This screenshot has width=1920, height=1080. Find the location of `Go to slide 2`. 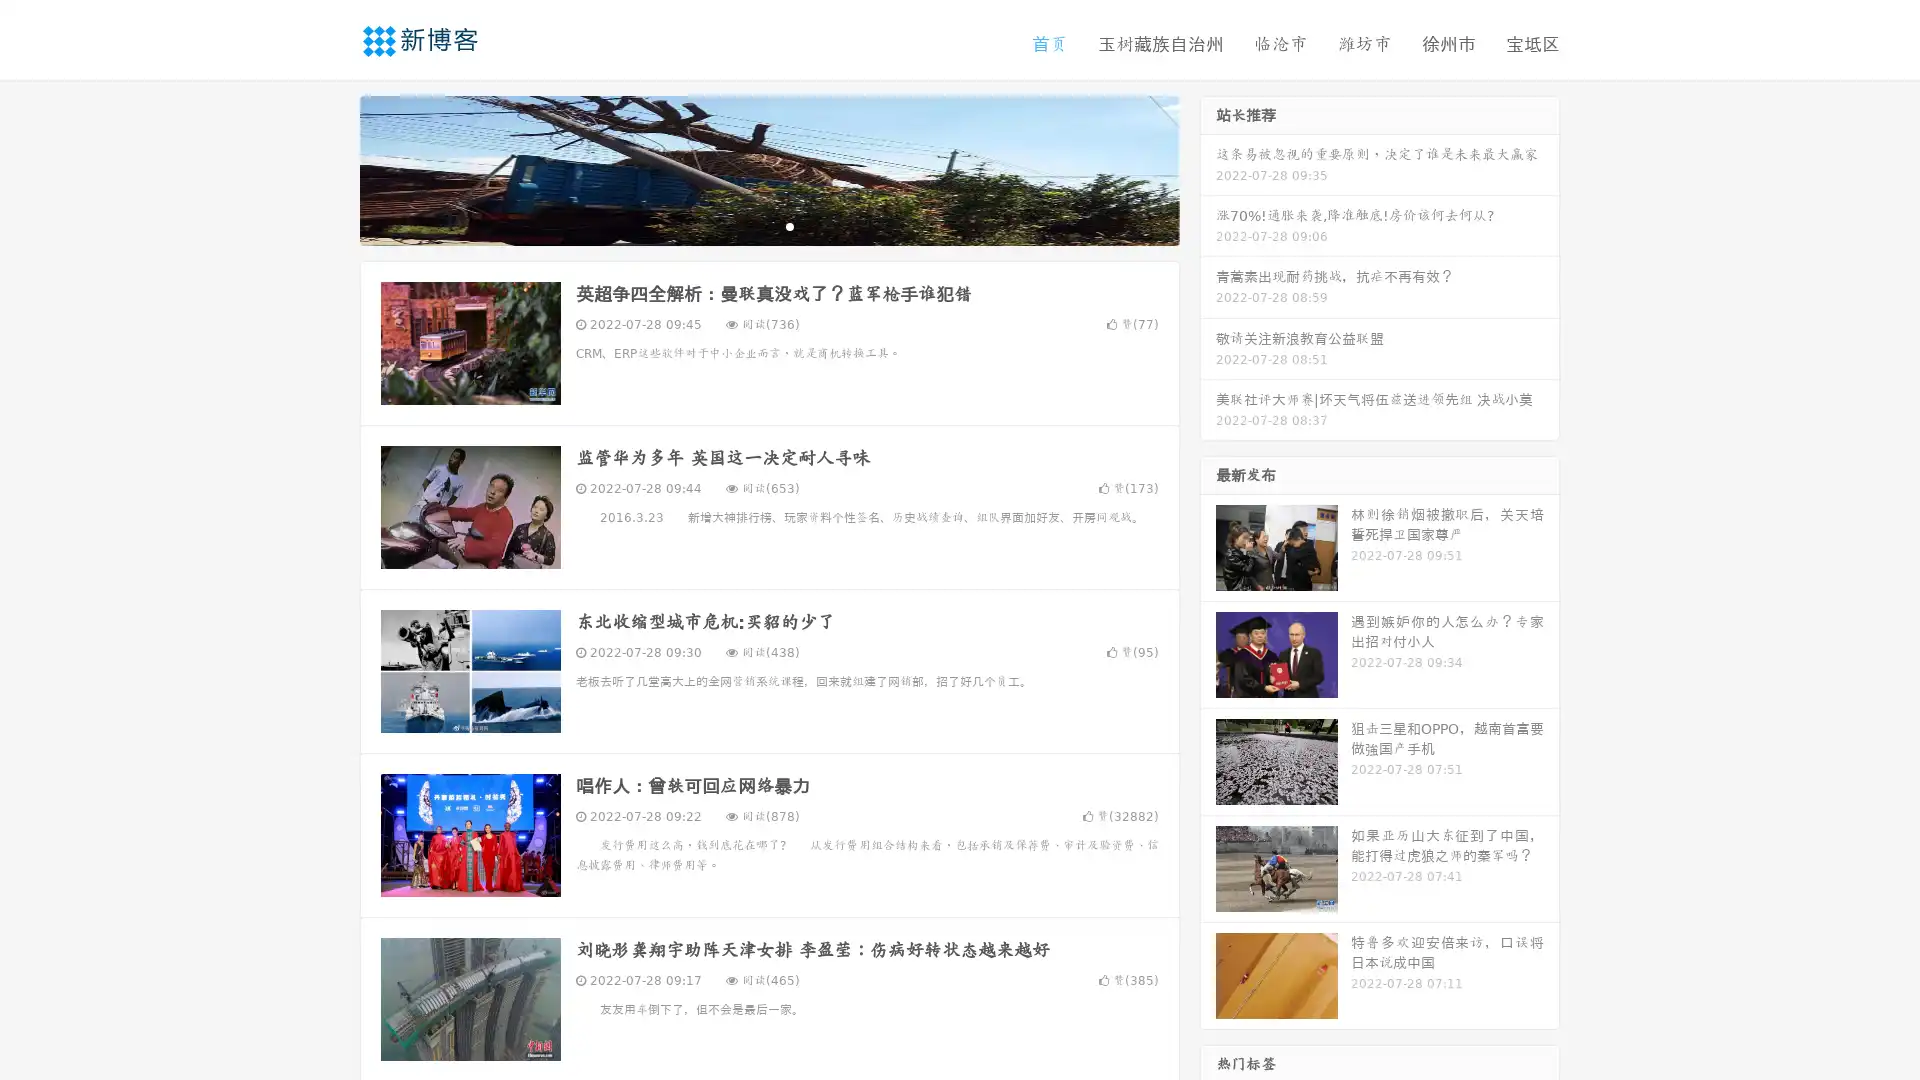

Go to slide 2 is located at coordinates (768, 225).